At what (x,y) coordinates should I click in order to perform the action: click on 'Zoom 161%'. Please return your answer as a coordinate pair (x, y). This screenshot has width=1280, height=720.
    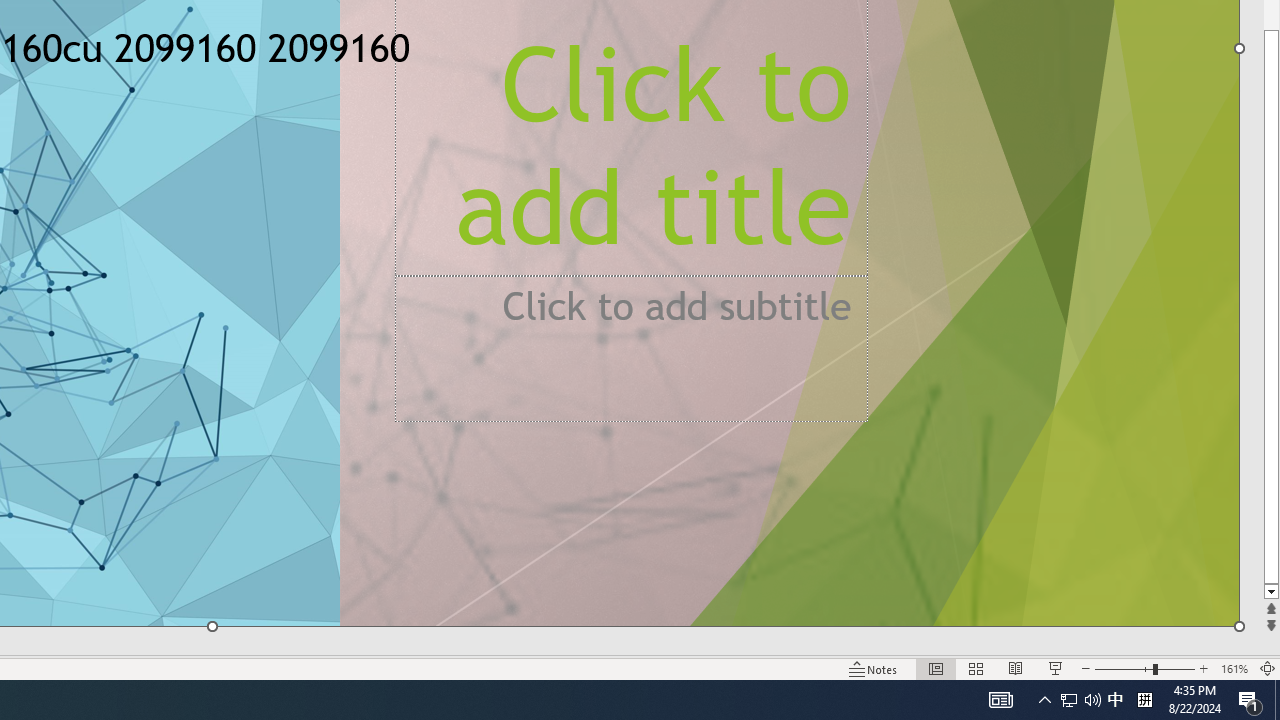
    Looking at the image, I should click on (1233, 669).